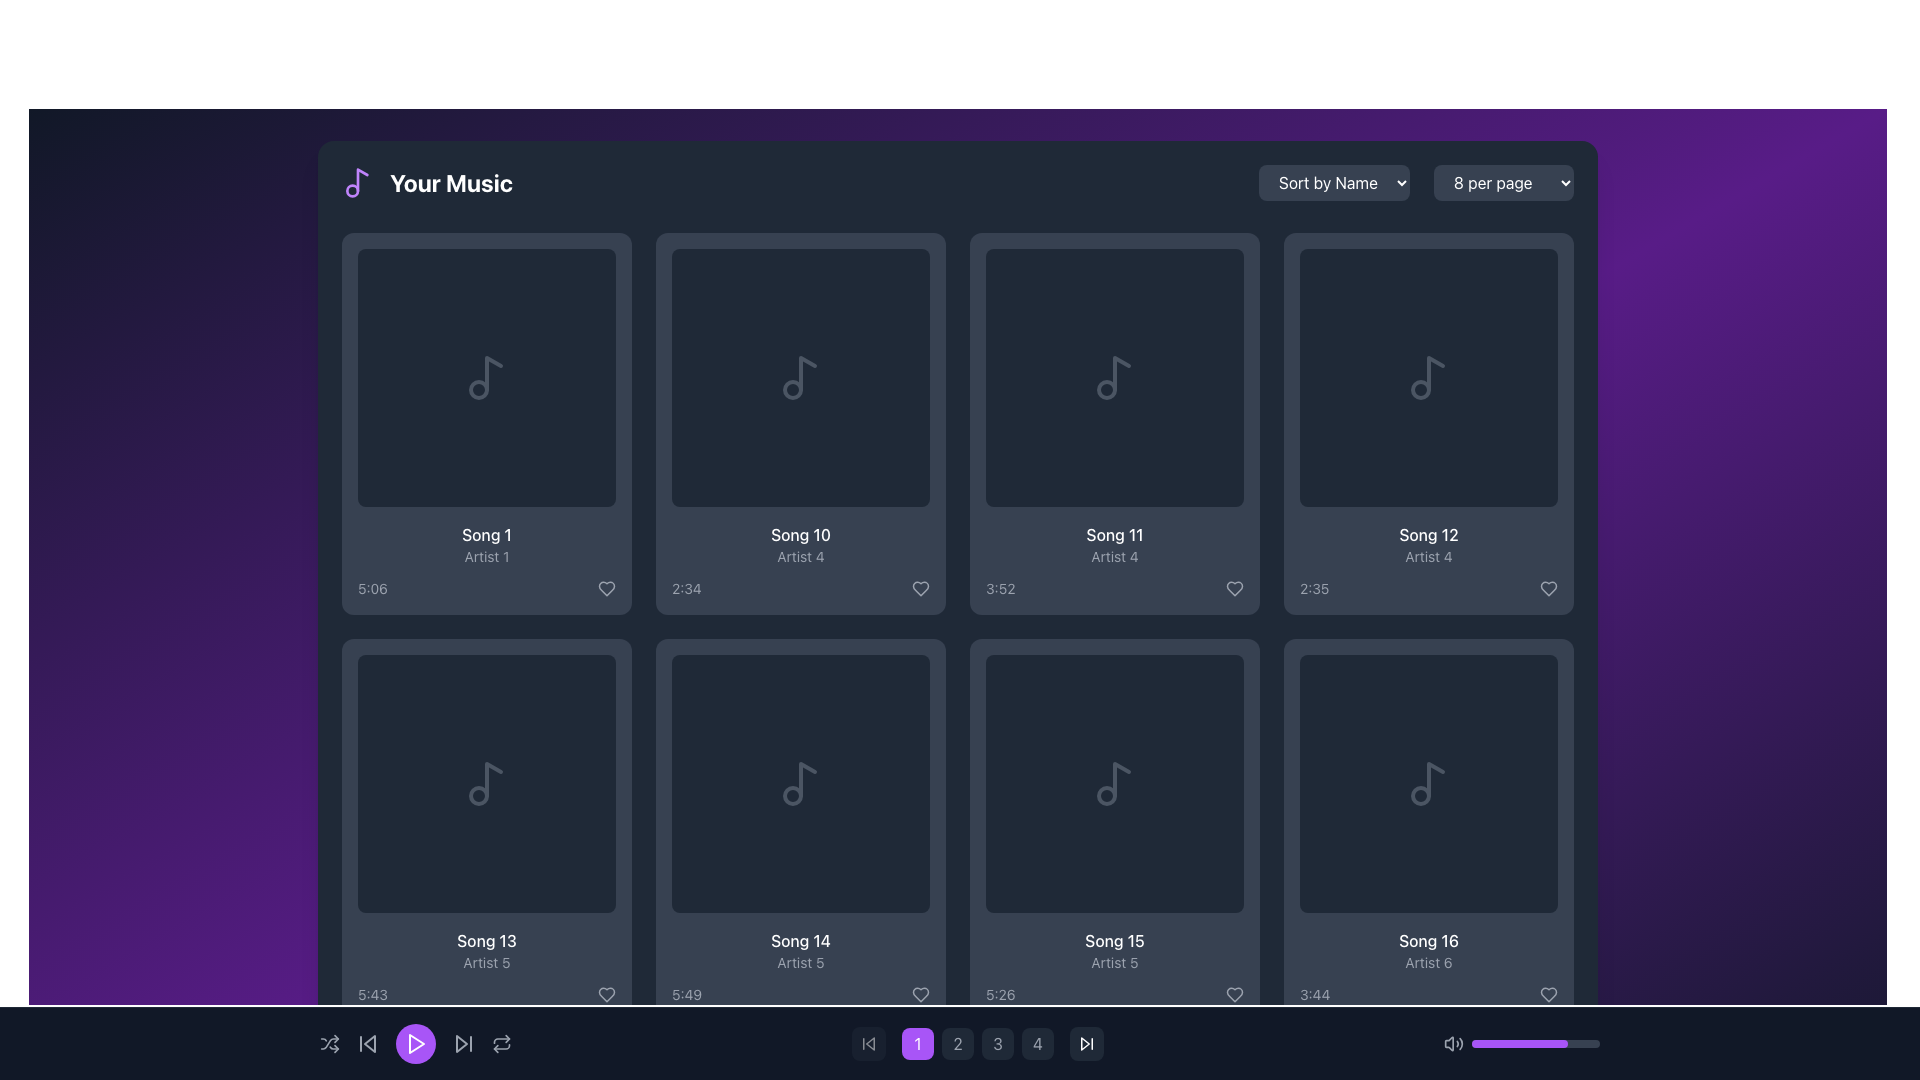 This screenshot has height=1080, width=1920. I want to click on the text label displaying 'Artist 6' located under the song title 'Song 16' in the bottom-right section of the grid layout, so click(1428, 962).